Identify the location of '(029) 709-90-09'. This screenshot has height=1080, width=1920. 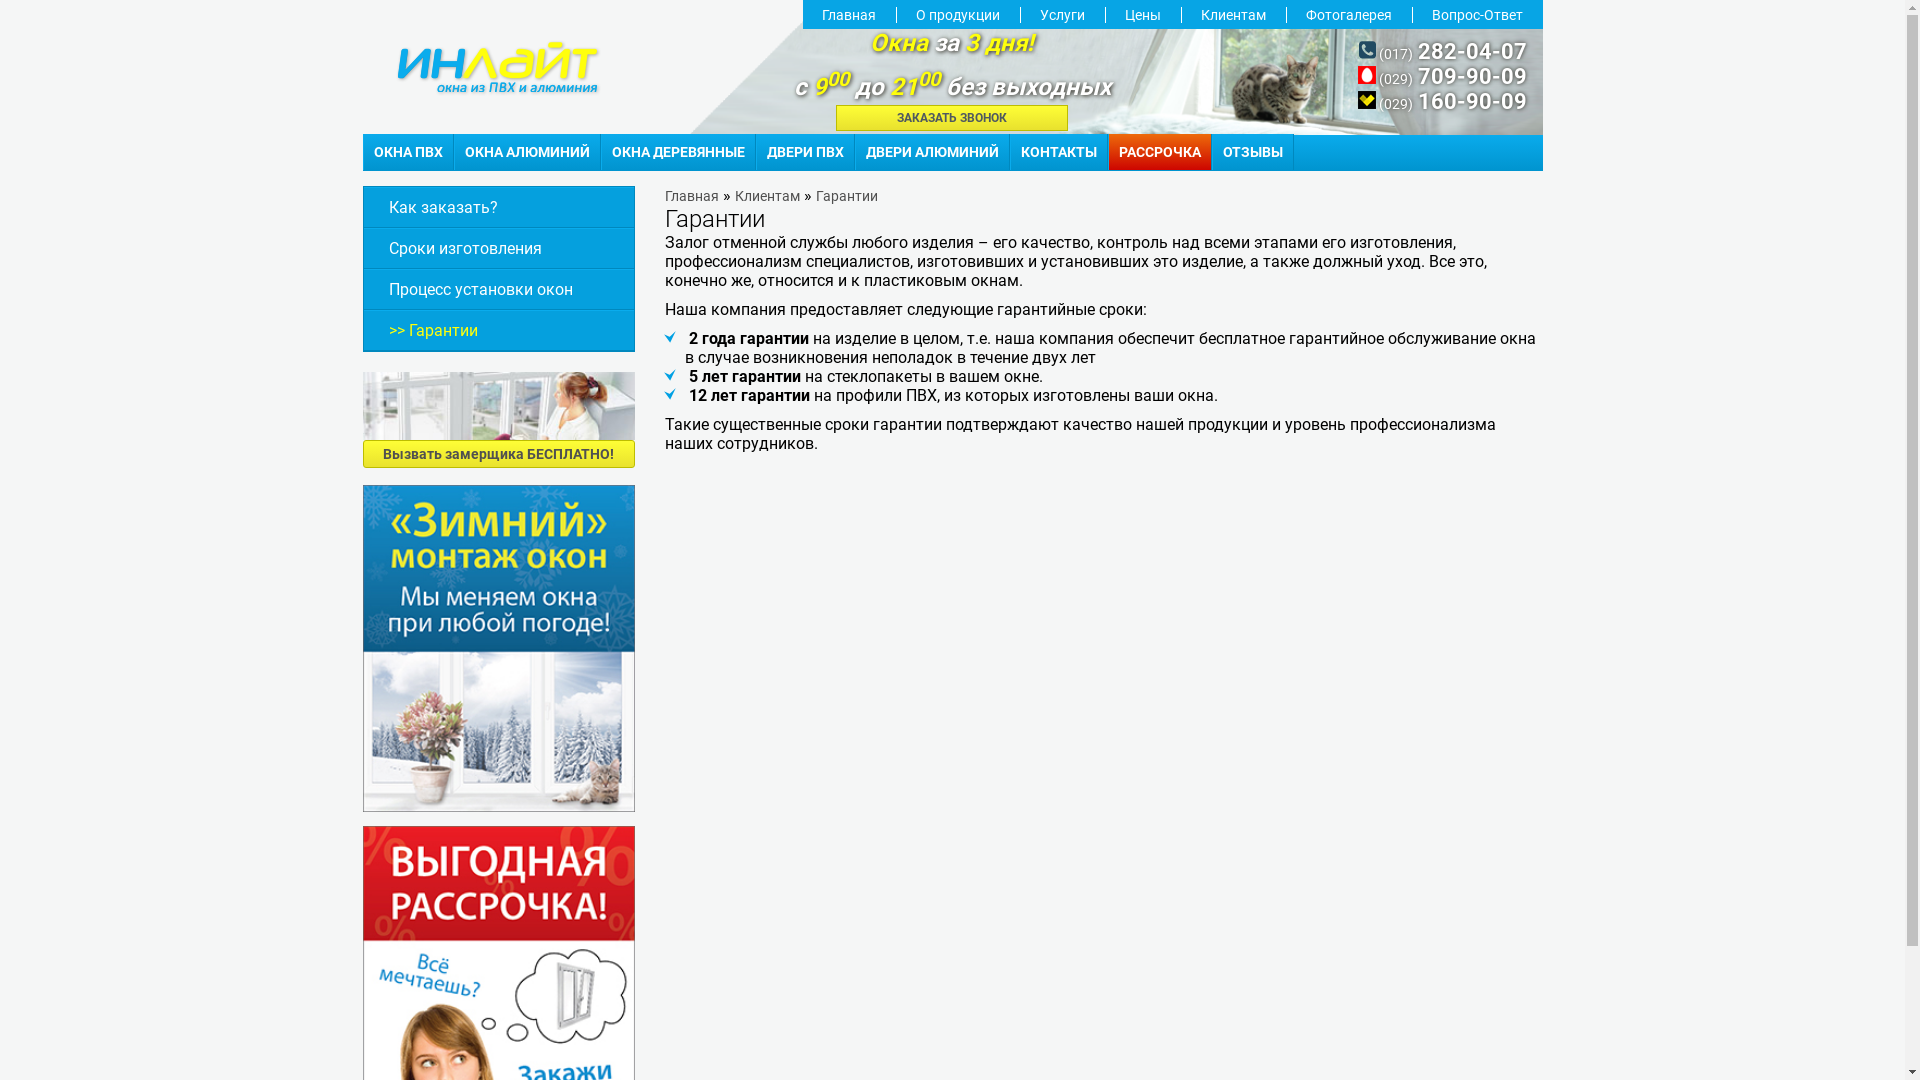
(1442, 77).